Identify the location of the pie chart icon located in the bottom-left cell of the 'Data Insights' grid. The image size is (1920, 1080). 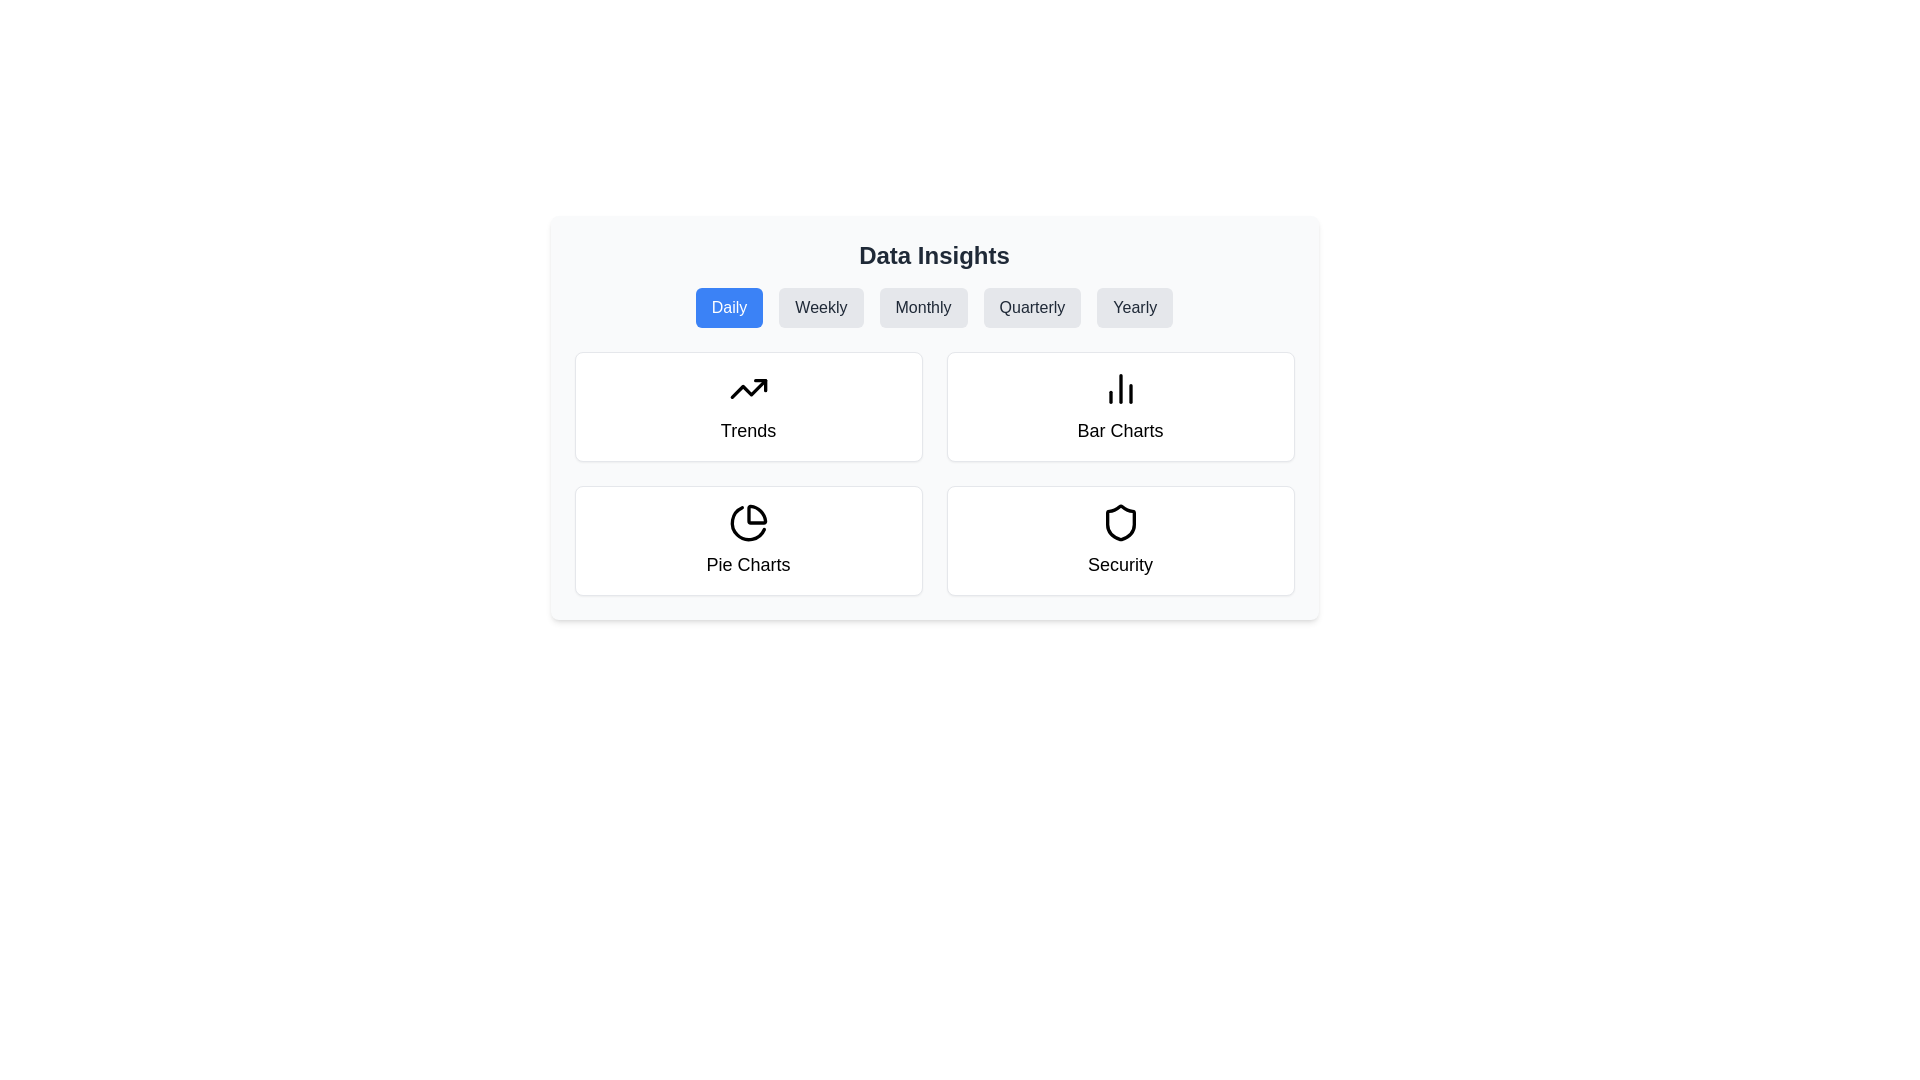
(747, 522).